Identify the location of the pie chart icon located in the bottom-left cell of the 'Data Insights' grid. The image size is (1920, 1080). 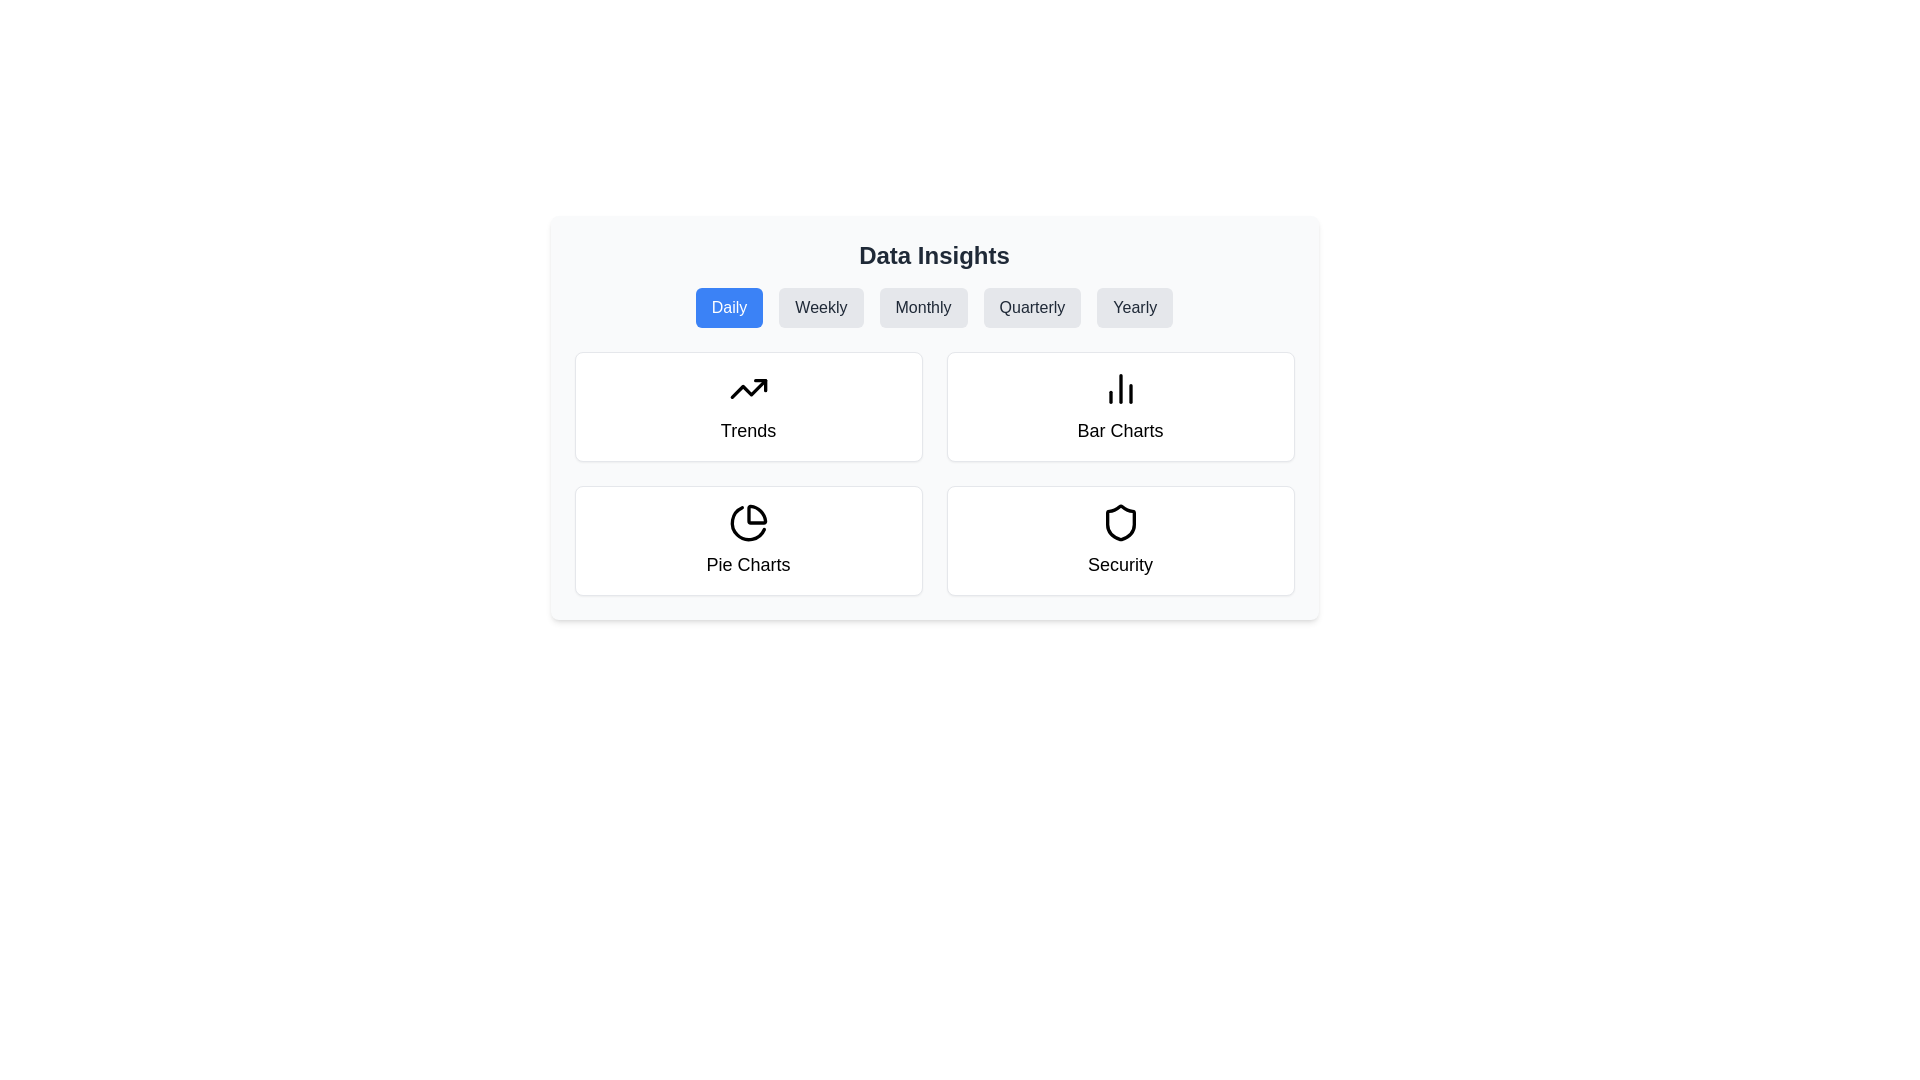
(747, 522).